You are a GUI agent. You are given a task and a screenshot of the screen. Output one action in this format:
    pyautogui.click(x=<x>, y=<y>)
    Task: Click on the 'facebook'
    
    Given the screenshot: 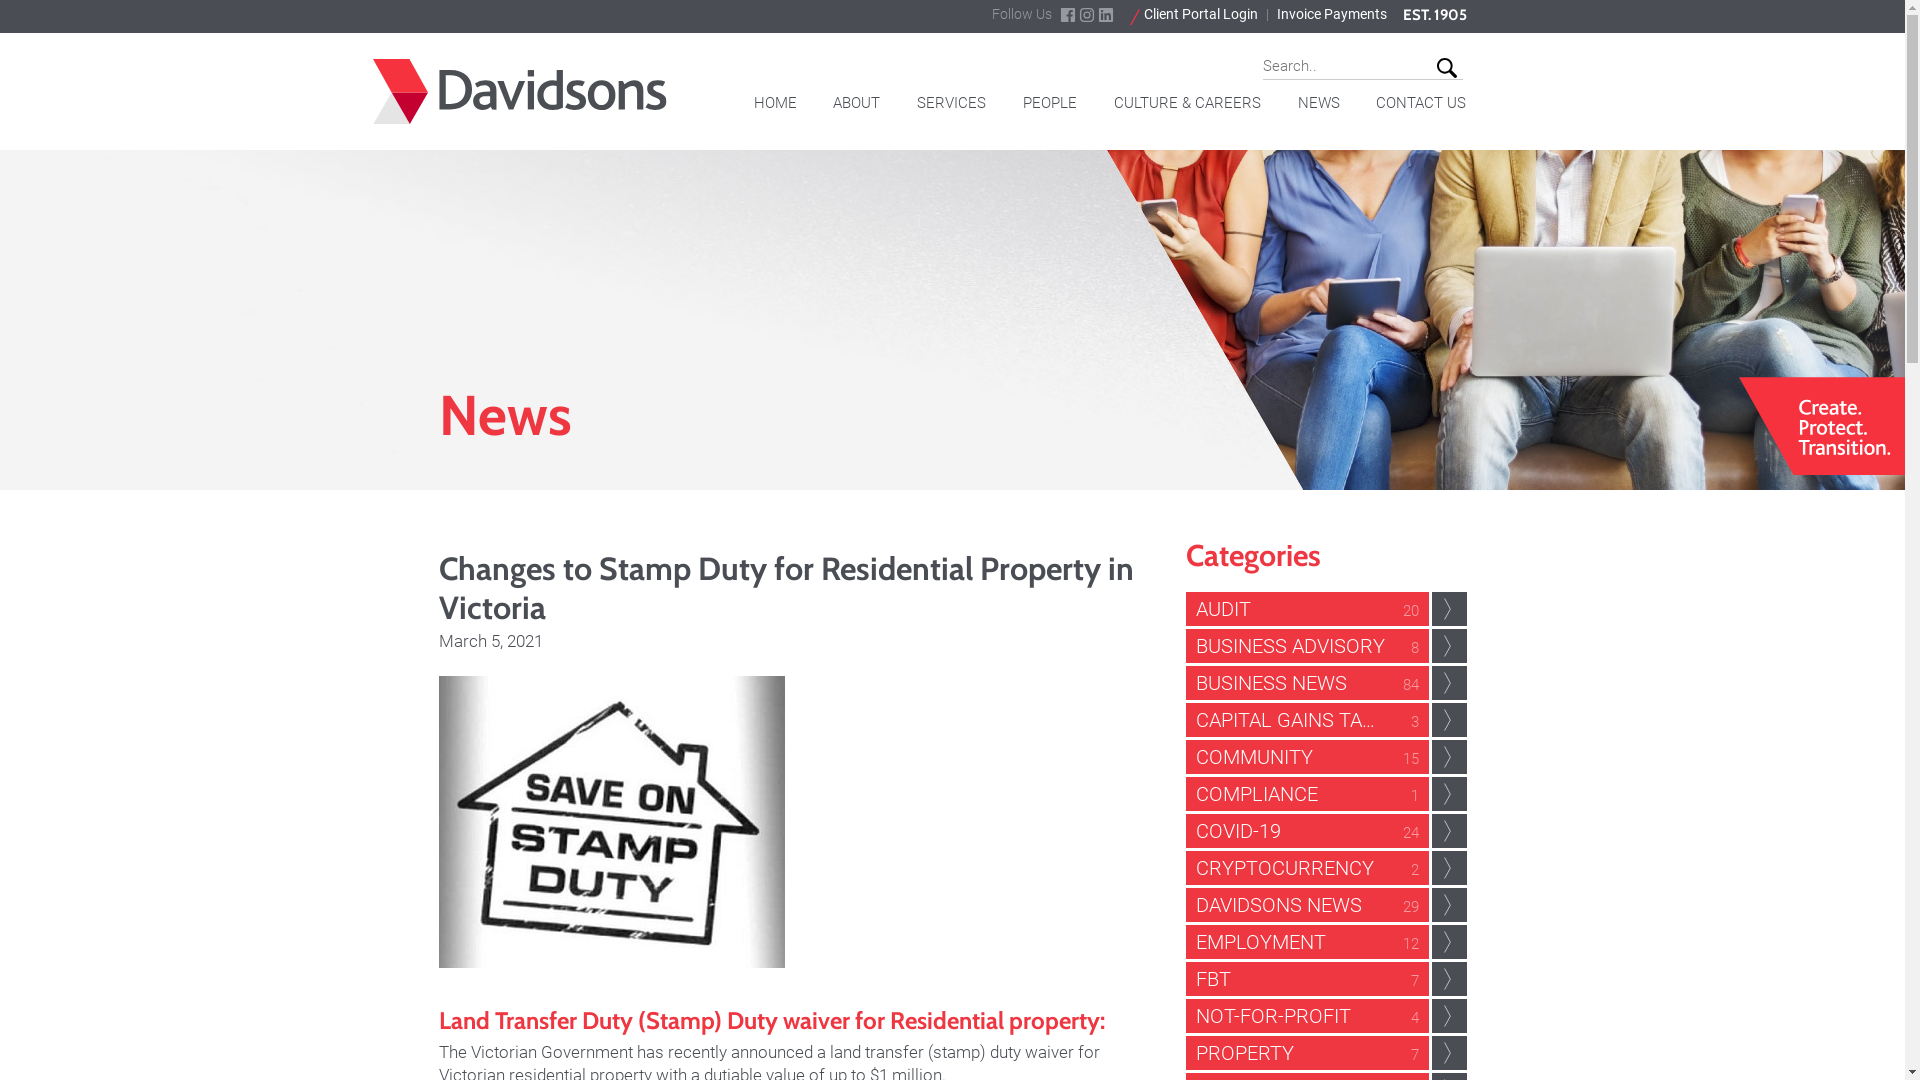 What is the action you would take?
    pyautogui.click(x=1059, y=15)
    